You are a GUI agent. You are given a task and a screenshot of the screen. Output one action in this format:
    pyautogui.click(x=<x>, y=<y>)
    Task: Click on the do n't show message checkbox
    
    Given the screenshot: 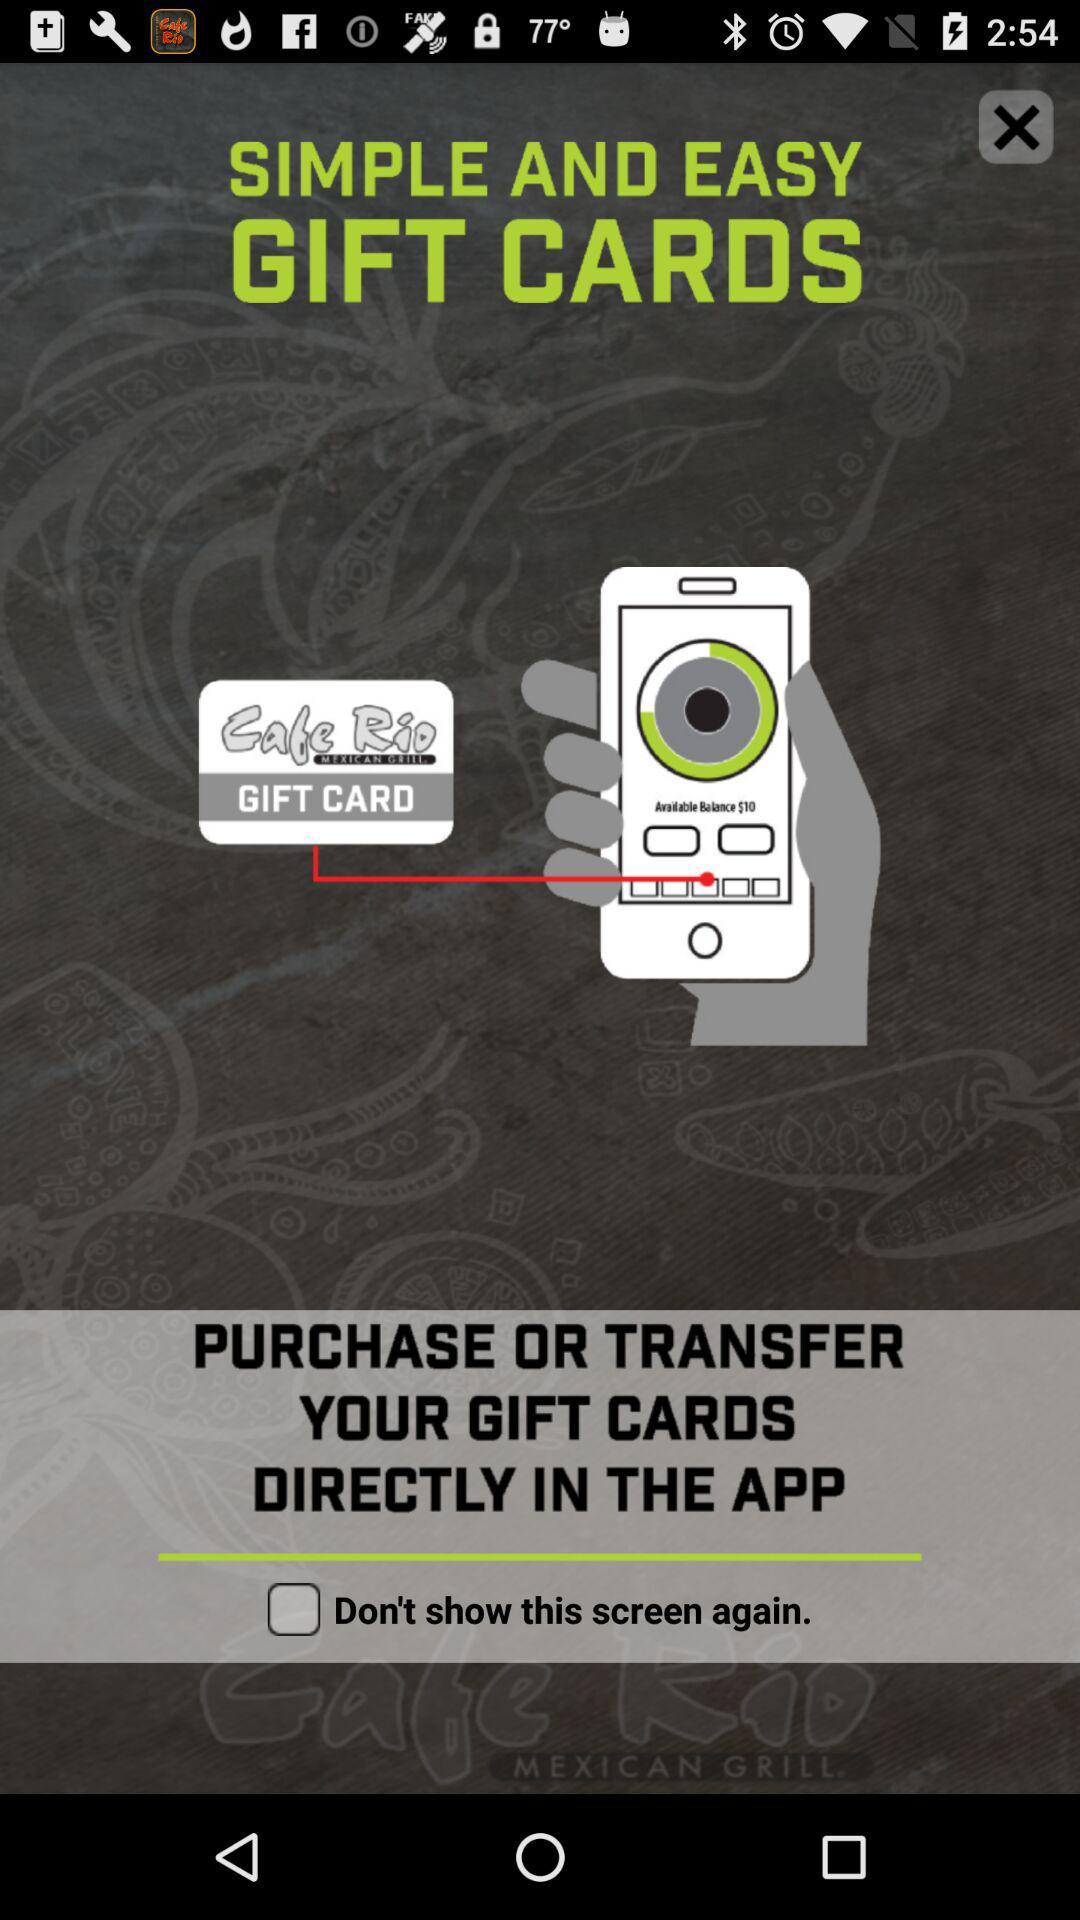 What is the action you would take?
    pyautogui.click(x=293, y=1609)
    